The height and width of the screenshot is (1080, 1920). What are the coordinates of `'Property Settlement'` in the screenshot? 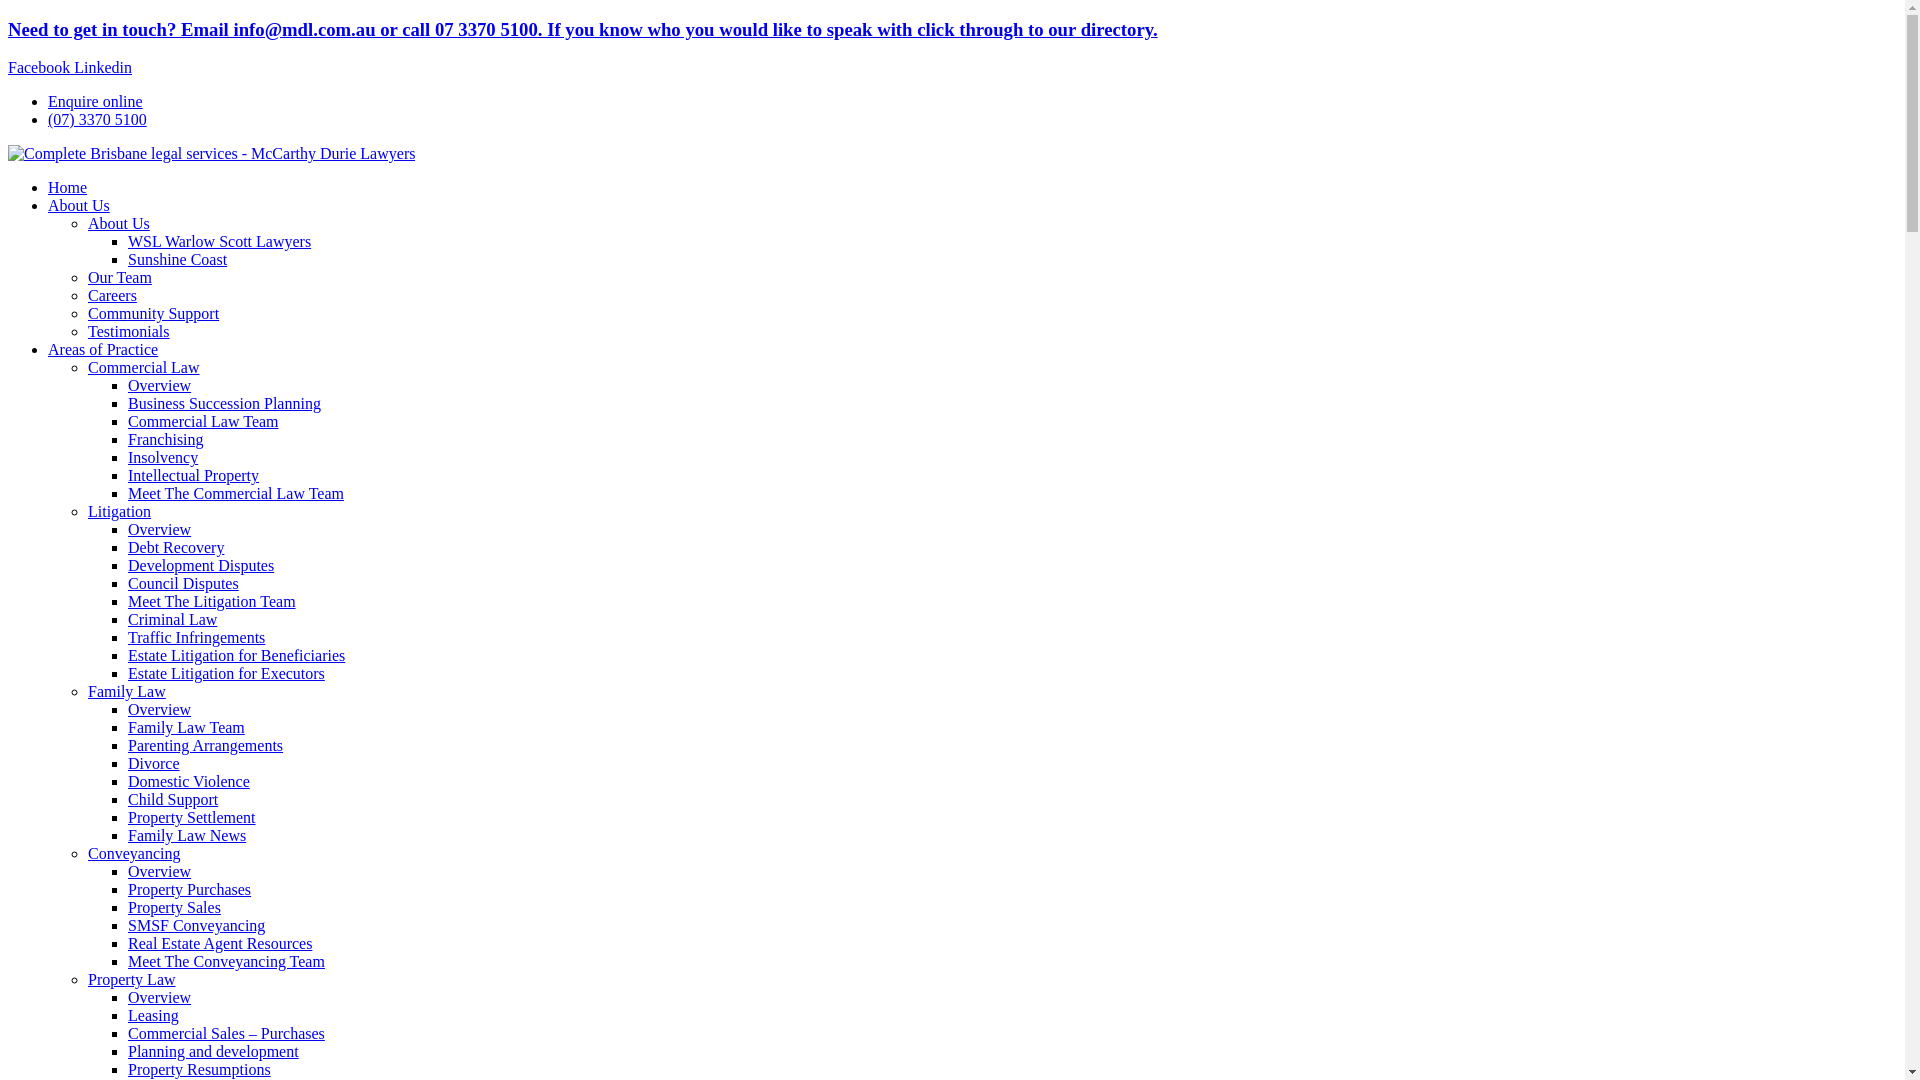 It's located at (127, 817).